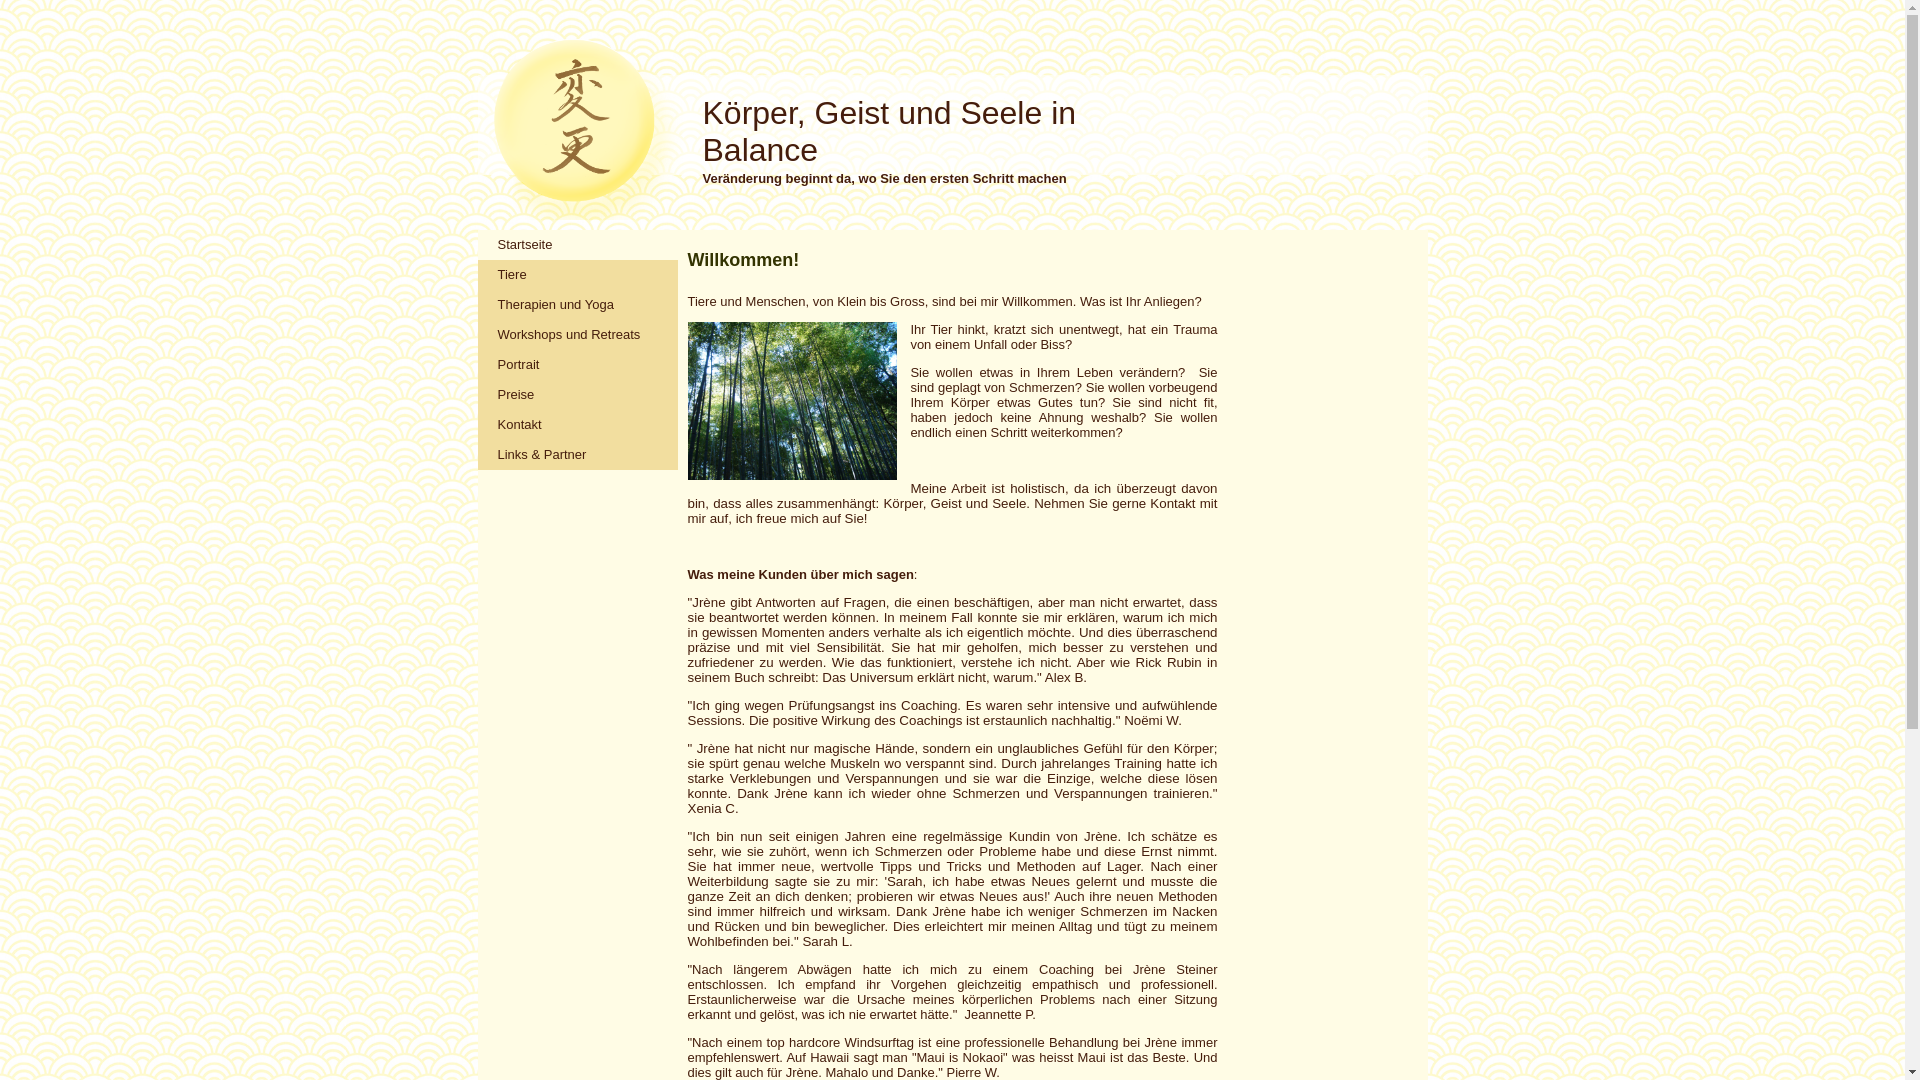 This screenshot has width=1920, height=1080. What do you see at coordinates (576, 394) in the screenshot?
I see `'Preise'` at bounding box center [576, 394].